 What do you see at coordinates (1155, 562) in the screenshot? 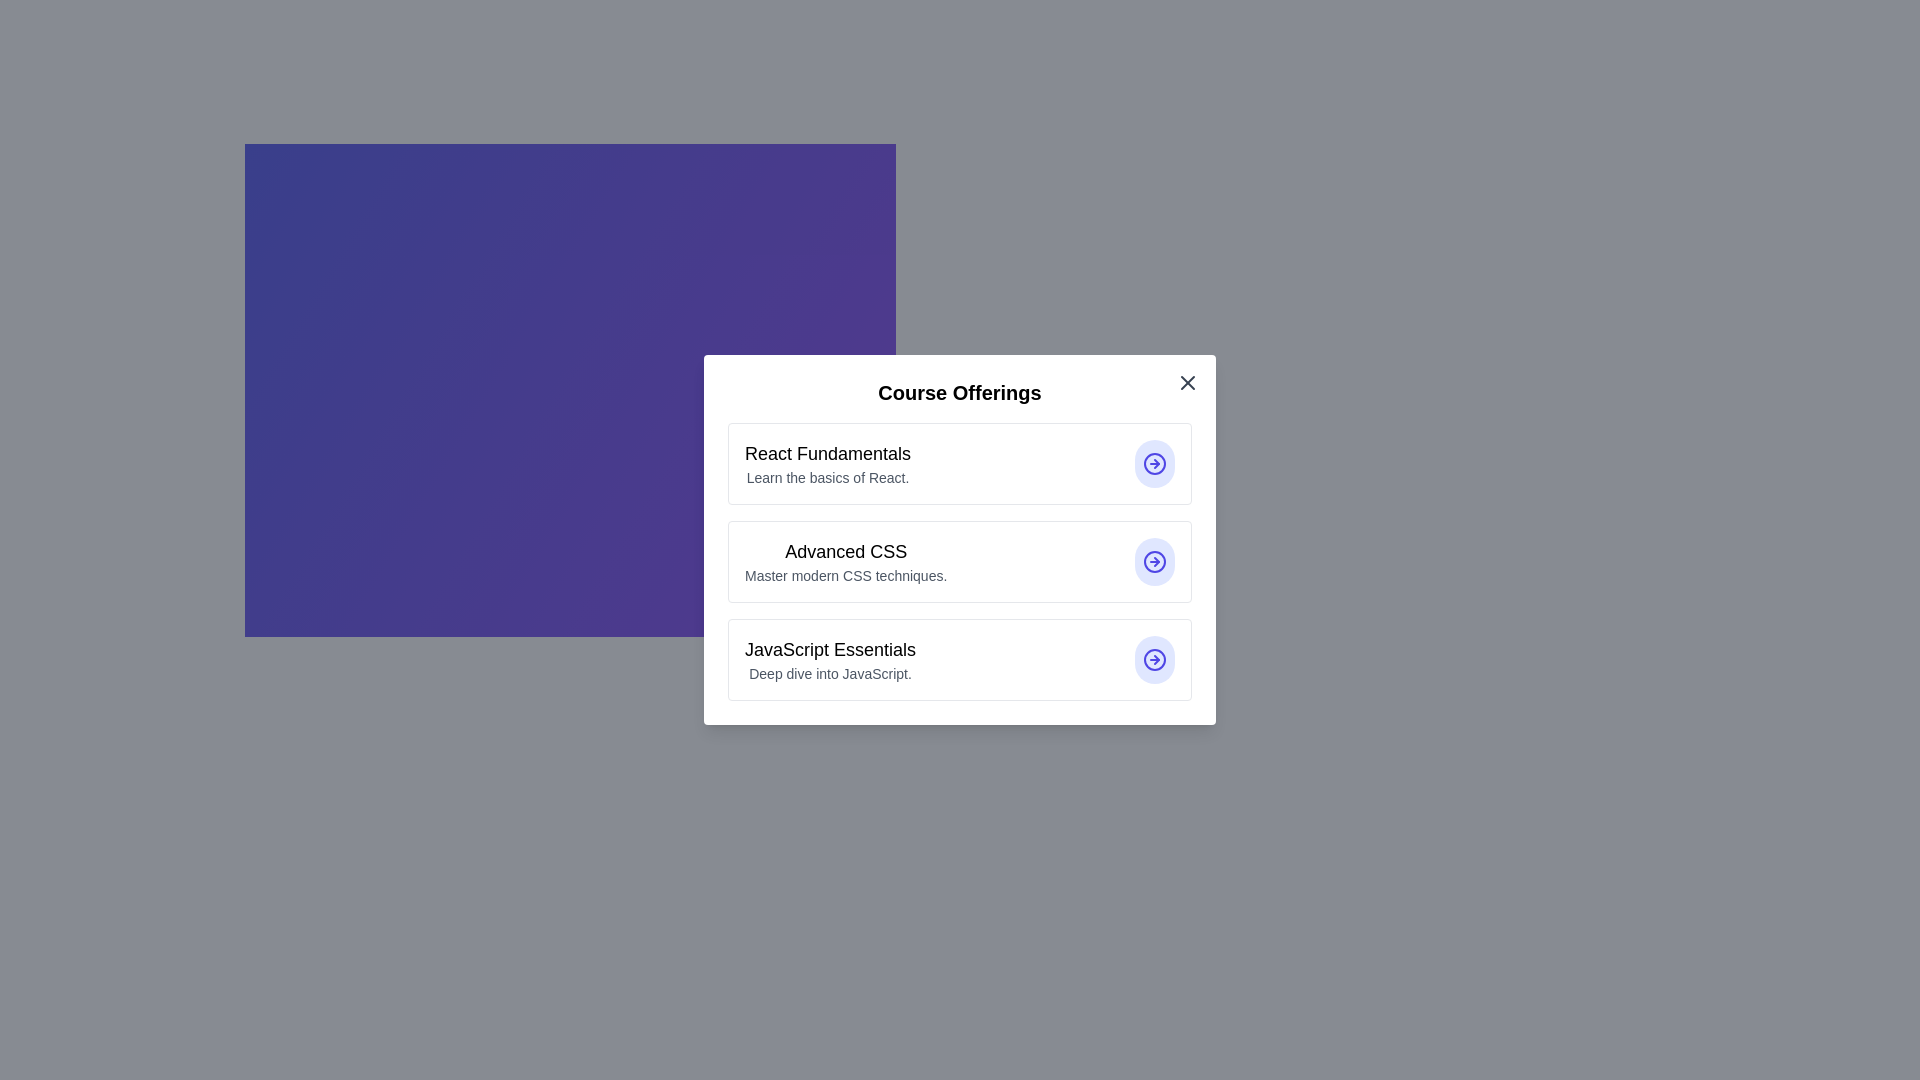
I see `the circular icon button with a right-pointing arrow located beside the 'Advanced CSS' text in the second row of the 'Course Offerings' modal dialog` at bounding box center [1155, 562].